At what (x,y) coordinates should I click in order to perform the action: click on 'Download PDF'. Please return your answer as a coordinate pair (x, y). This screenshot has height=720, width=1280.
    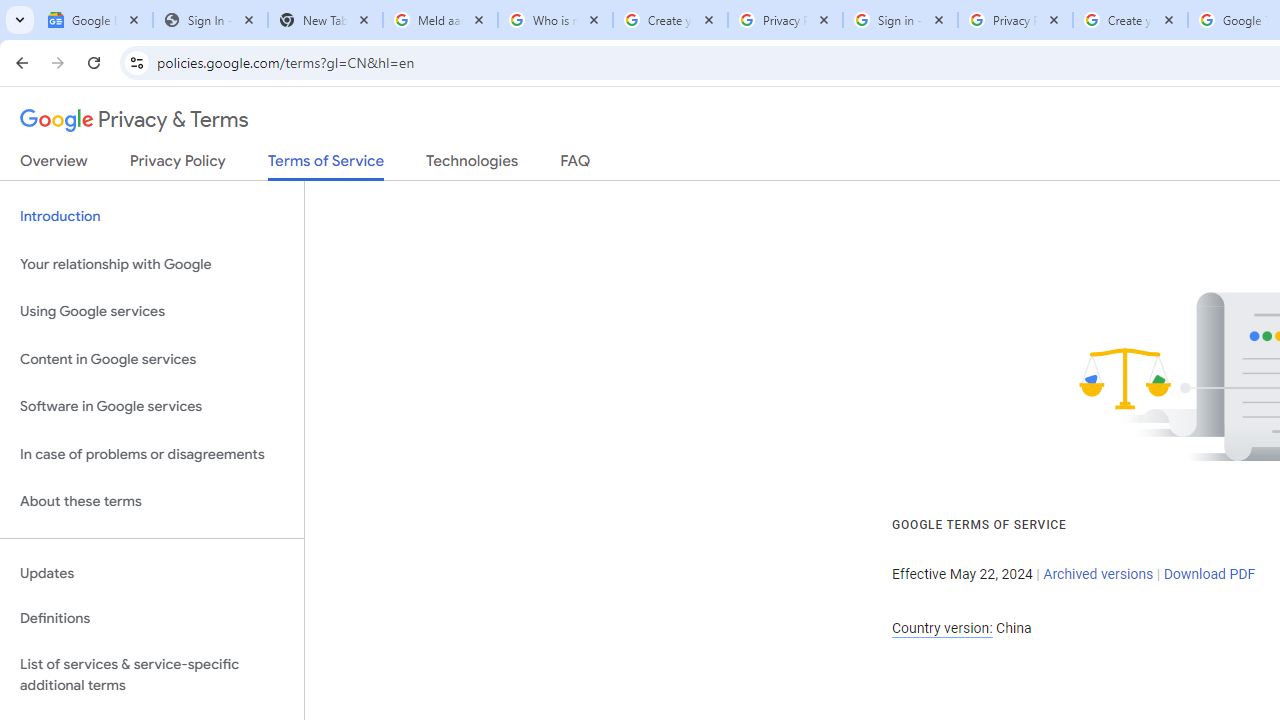
    Looking at the image, I should click on (1208, 574).